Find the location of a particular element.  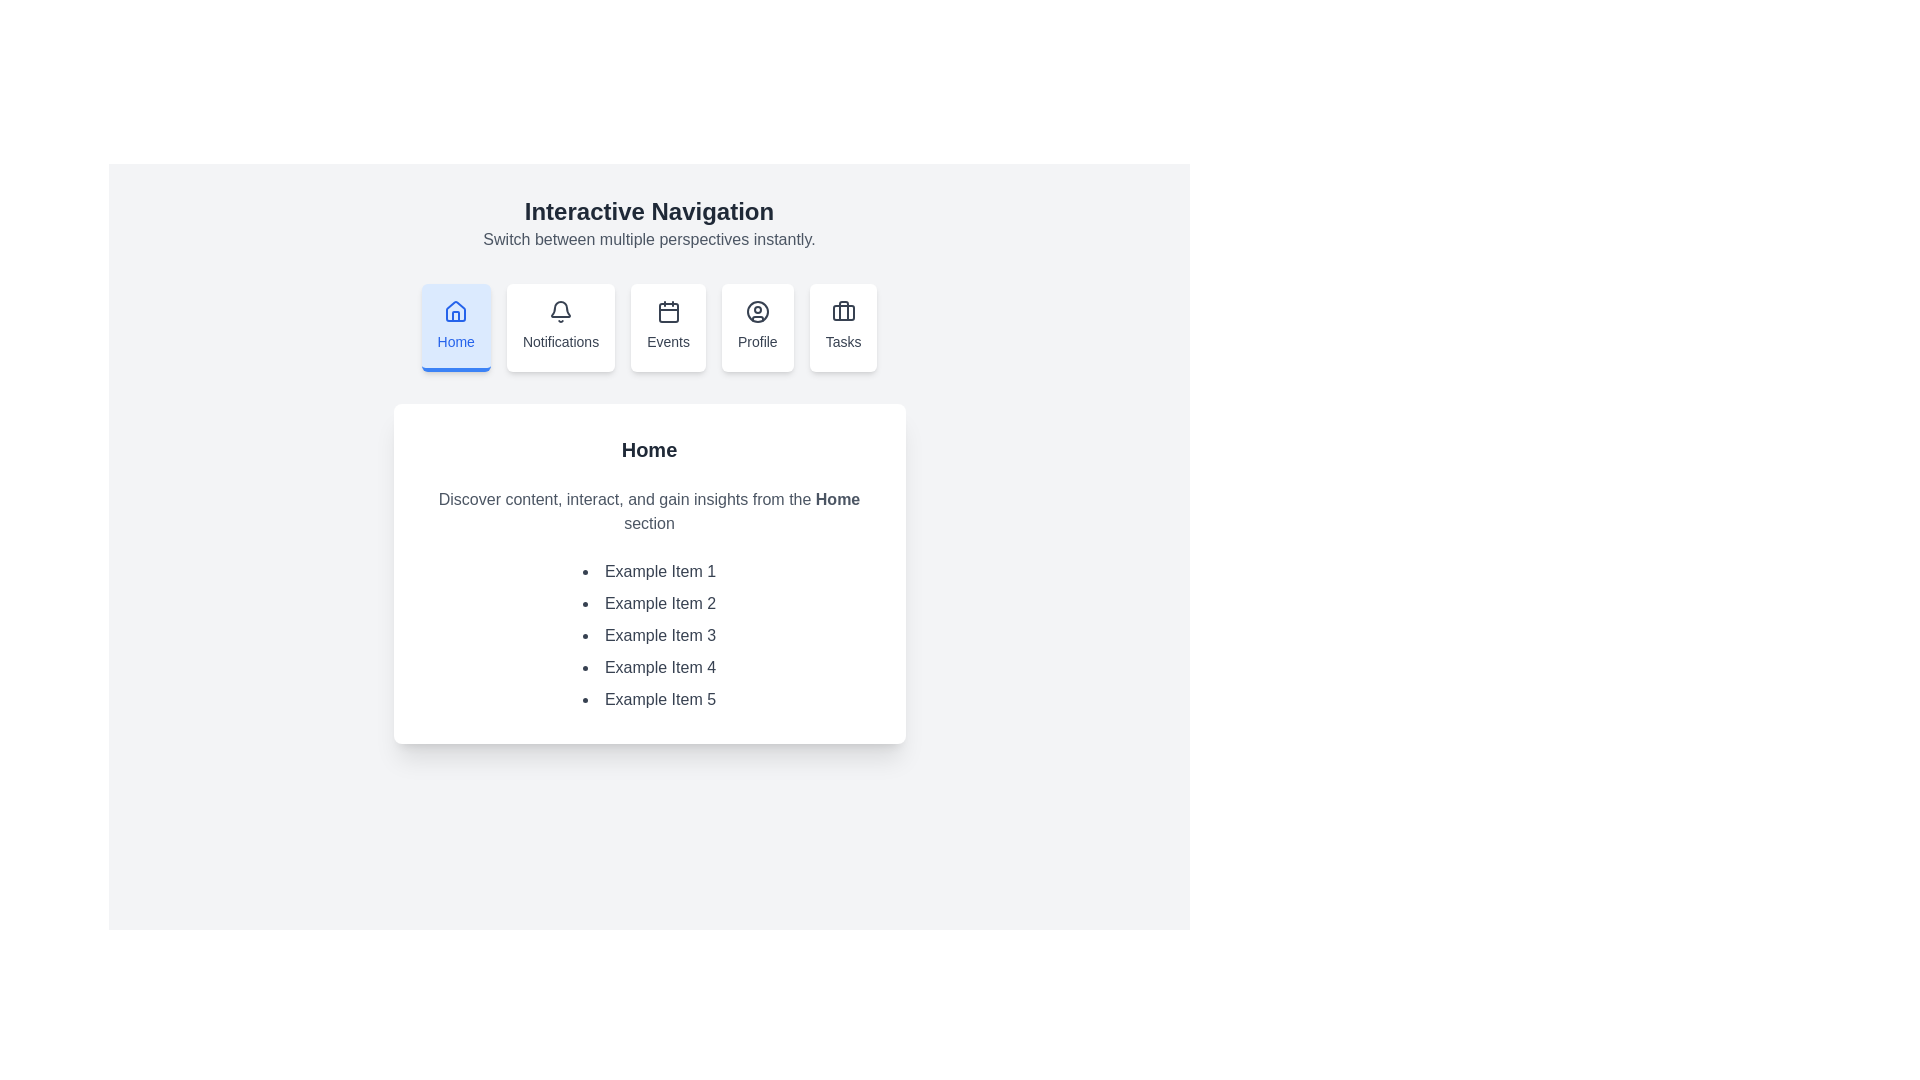

the 'Notifications' button, which is a rectangular button with a bell icon above the text, located in the navigation bar between the 'Home' and 'Events' buttons is located at coordinates (560, 326).